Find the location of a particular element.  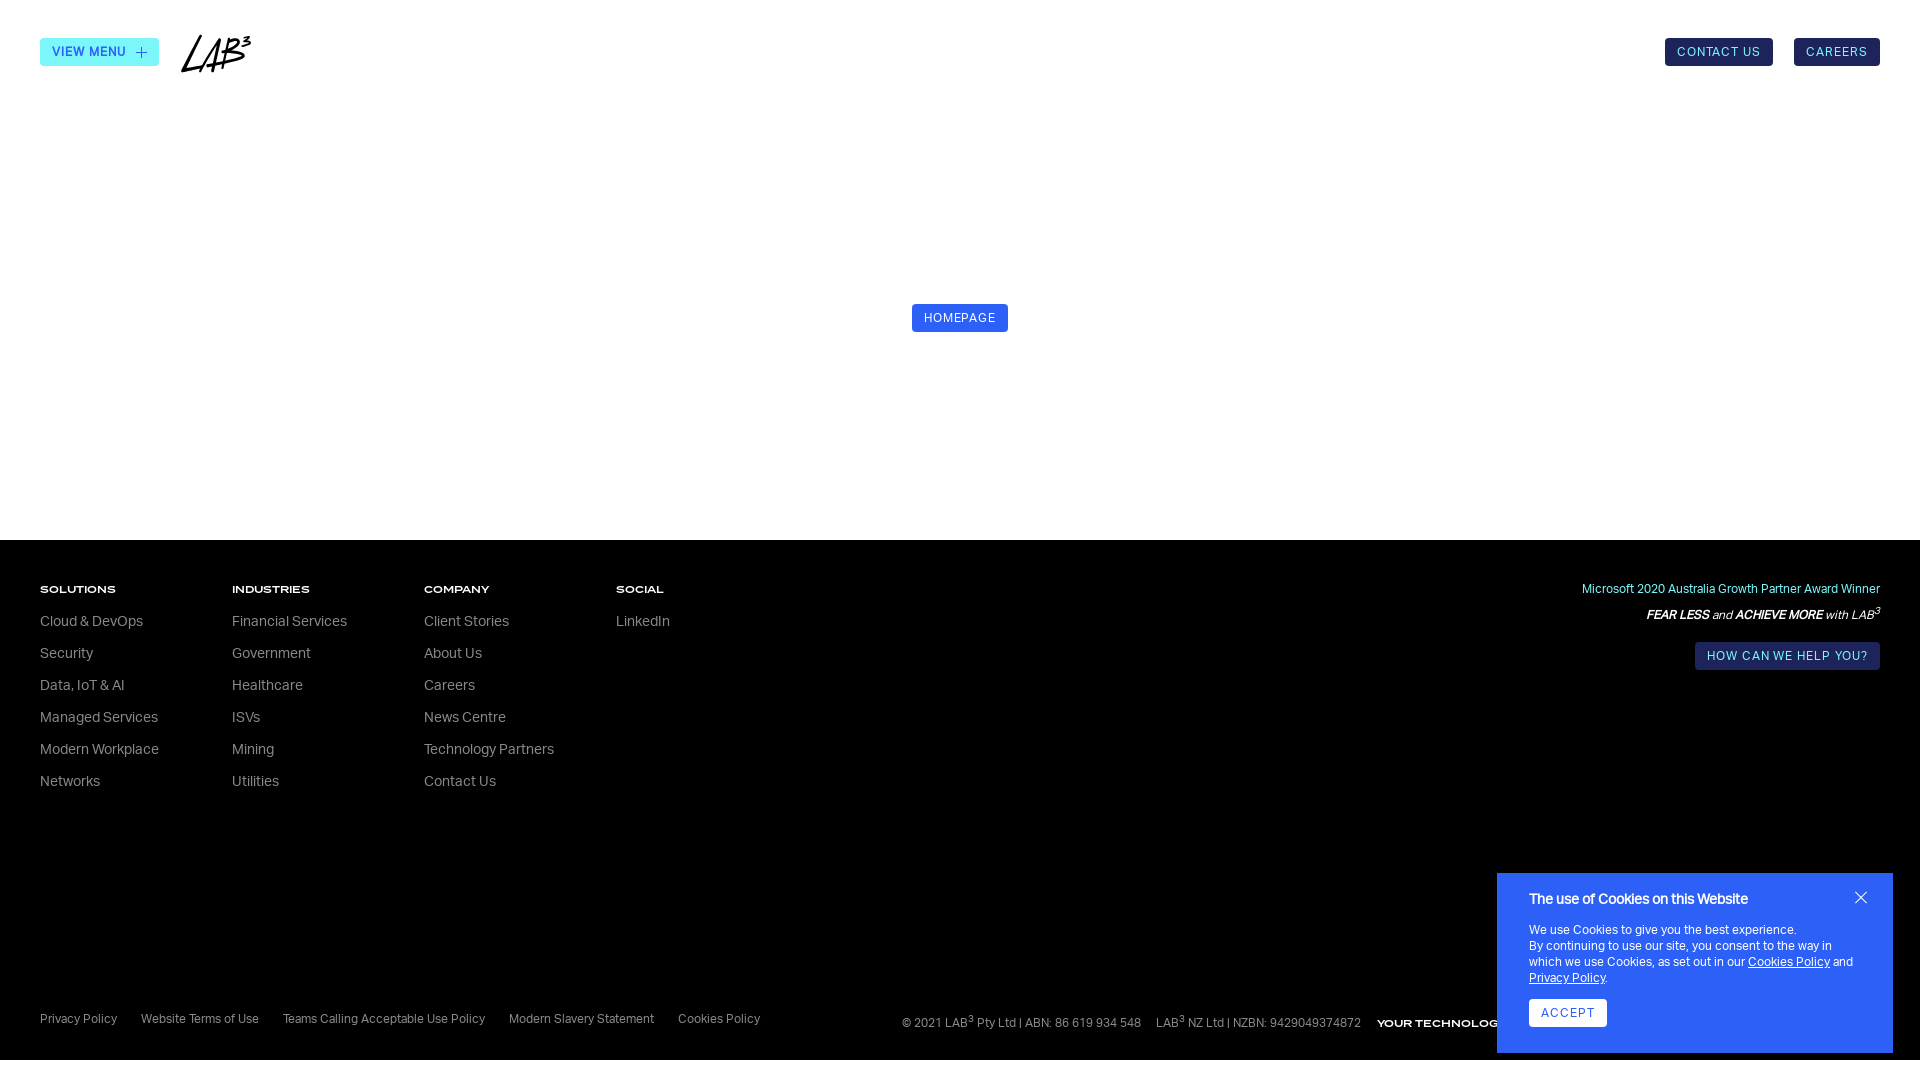

'Careers' is located at coordinates (448, 685).